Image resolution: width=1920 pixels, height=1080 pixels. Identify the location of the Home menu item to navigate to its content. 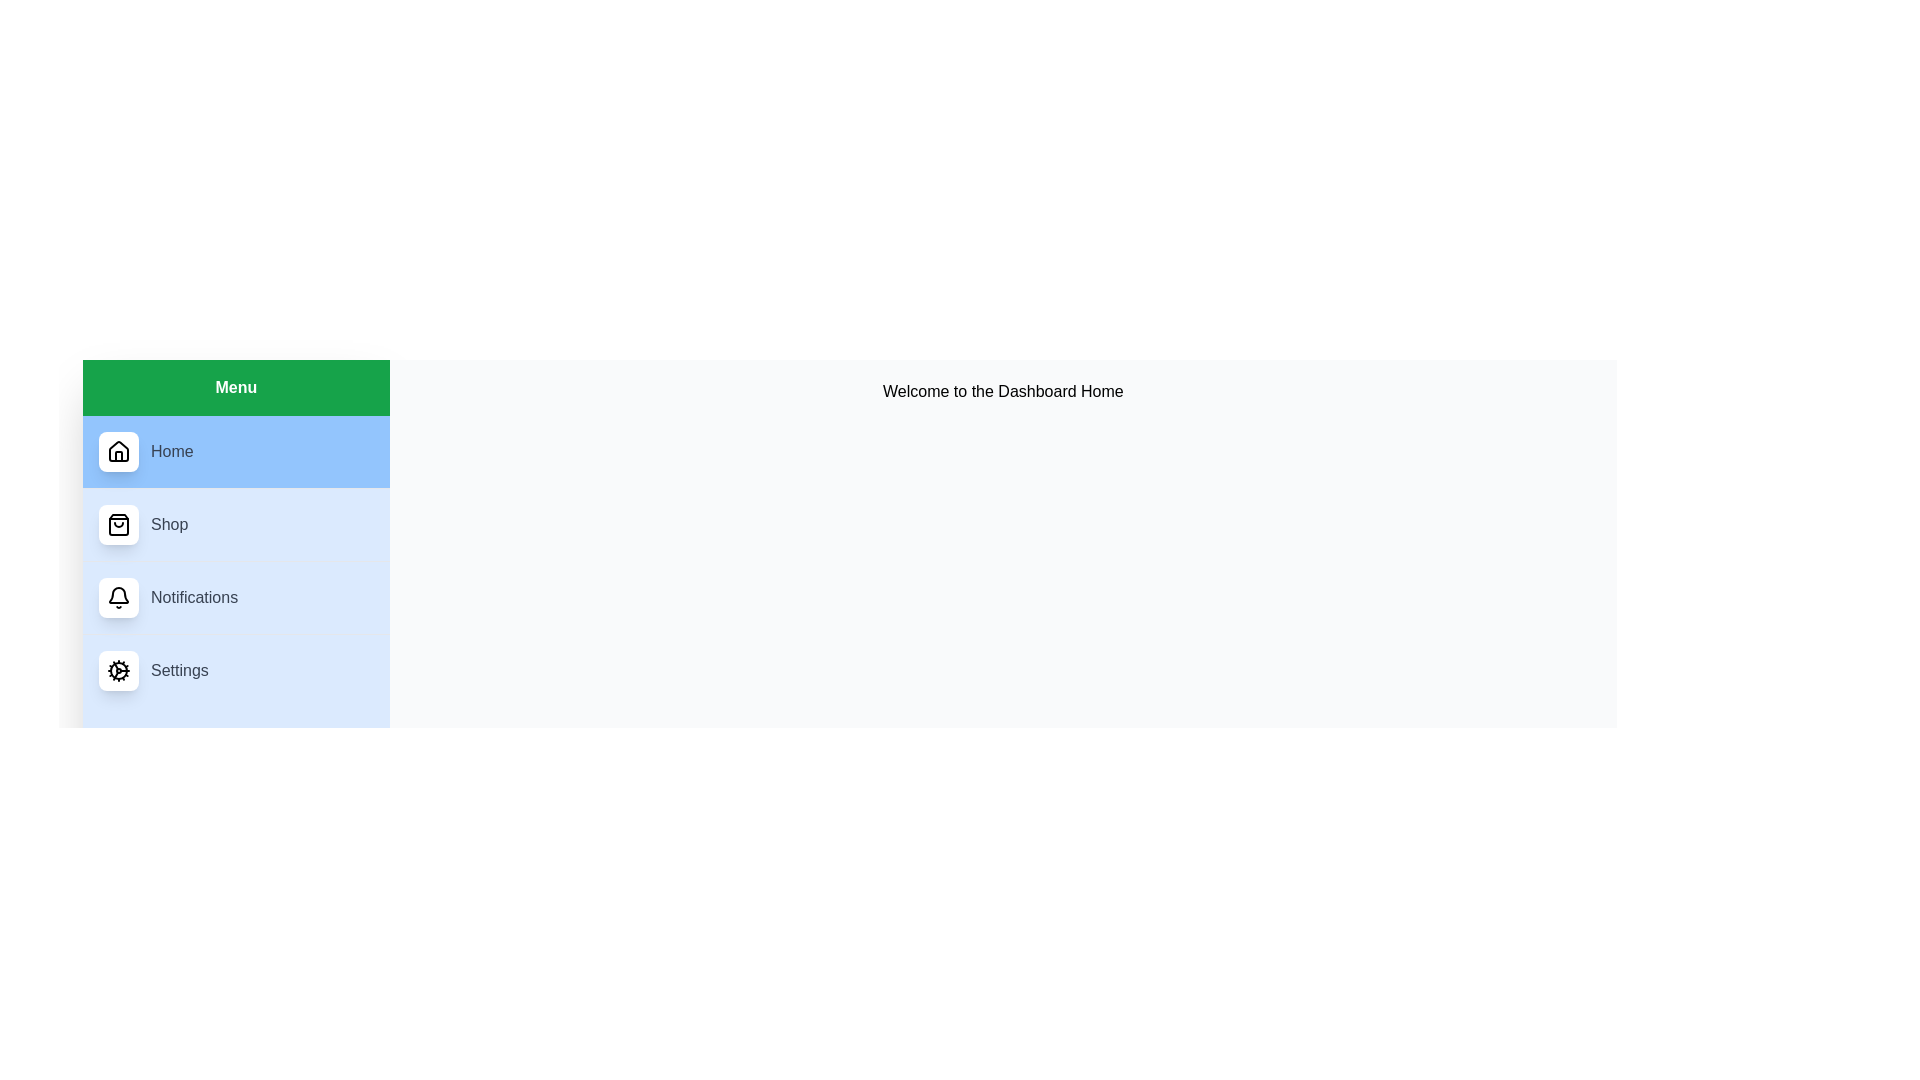
(235, 451).